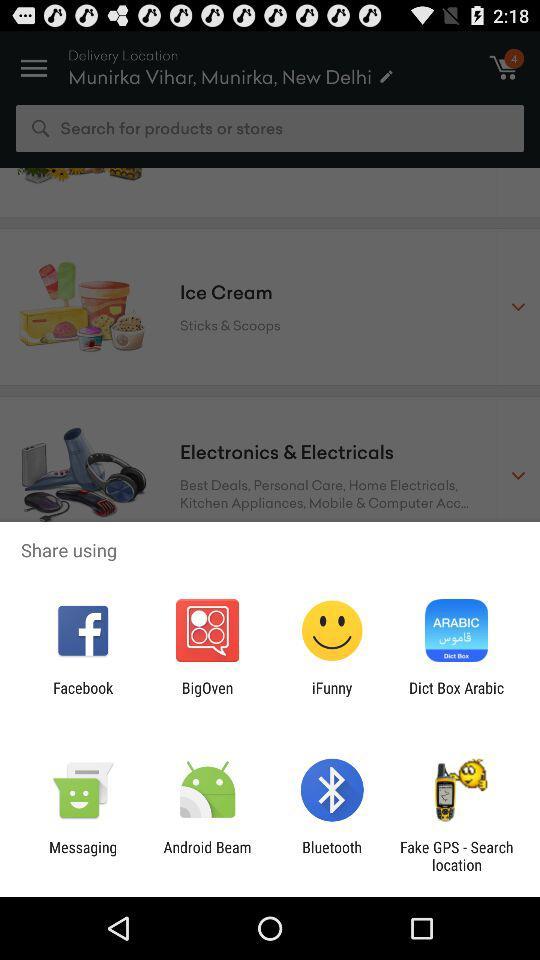 Image resolution: width=540 pixels, height=960 pixels. What do you see at coordinates (206, 696) in the screenshot?
I see `the icon next to the facebook icon` at bounding box center [206, 696].